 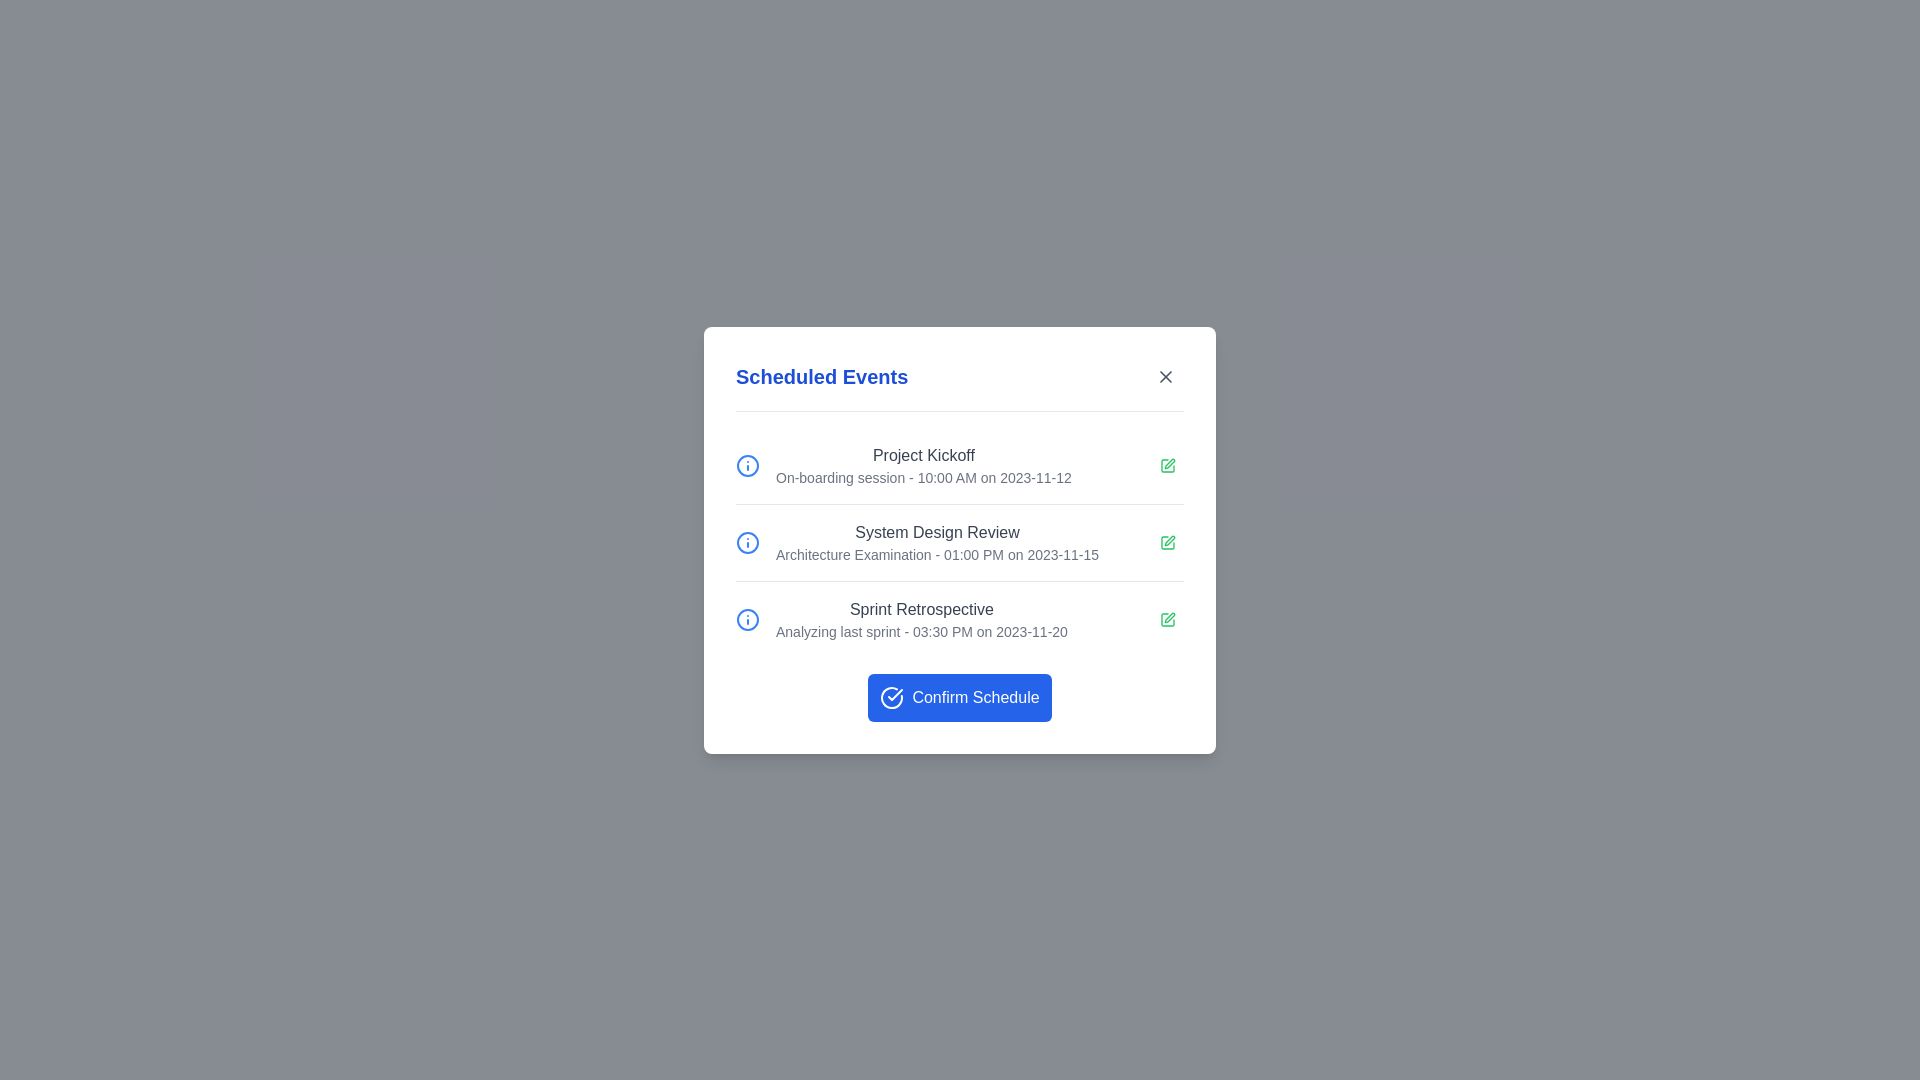 What do you see at coordinates (1167, 465) in the screenshot?
I see `edit button for the event titled 'Project Kickoff'` at bounding box center [1167, 465].